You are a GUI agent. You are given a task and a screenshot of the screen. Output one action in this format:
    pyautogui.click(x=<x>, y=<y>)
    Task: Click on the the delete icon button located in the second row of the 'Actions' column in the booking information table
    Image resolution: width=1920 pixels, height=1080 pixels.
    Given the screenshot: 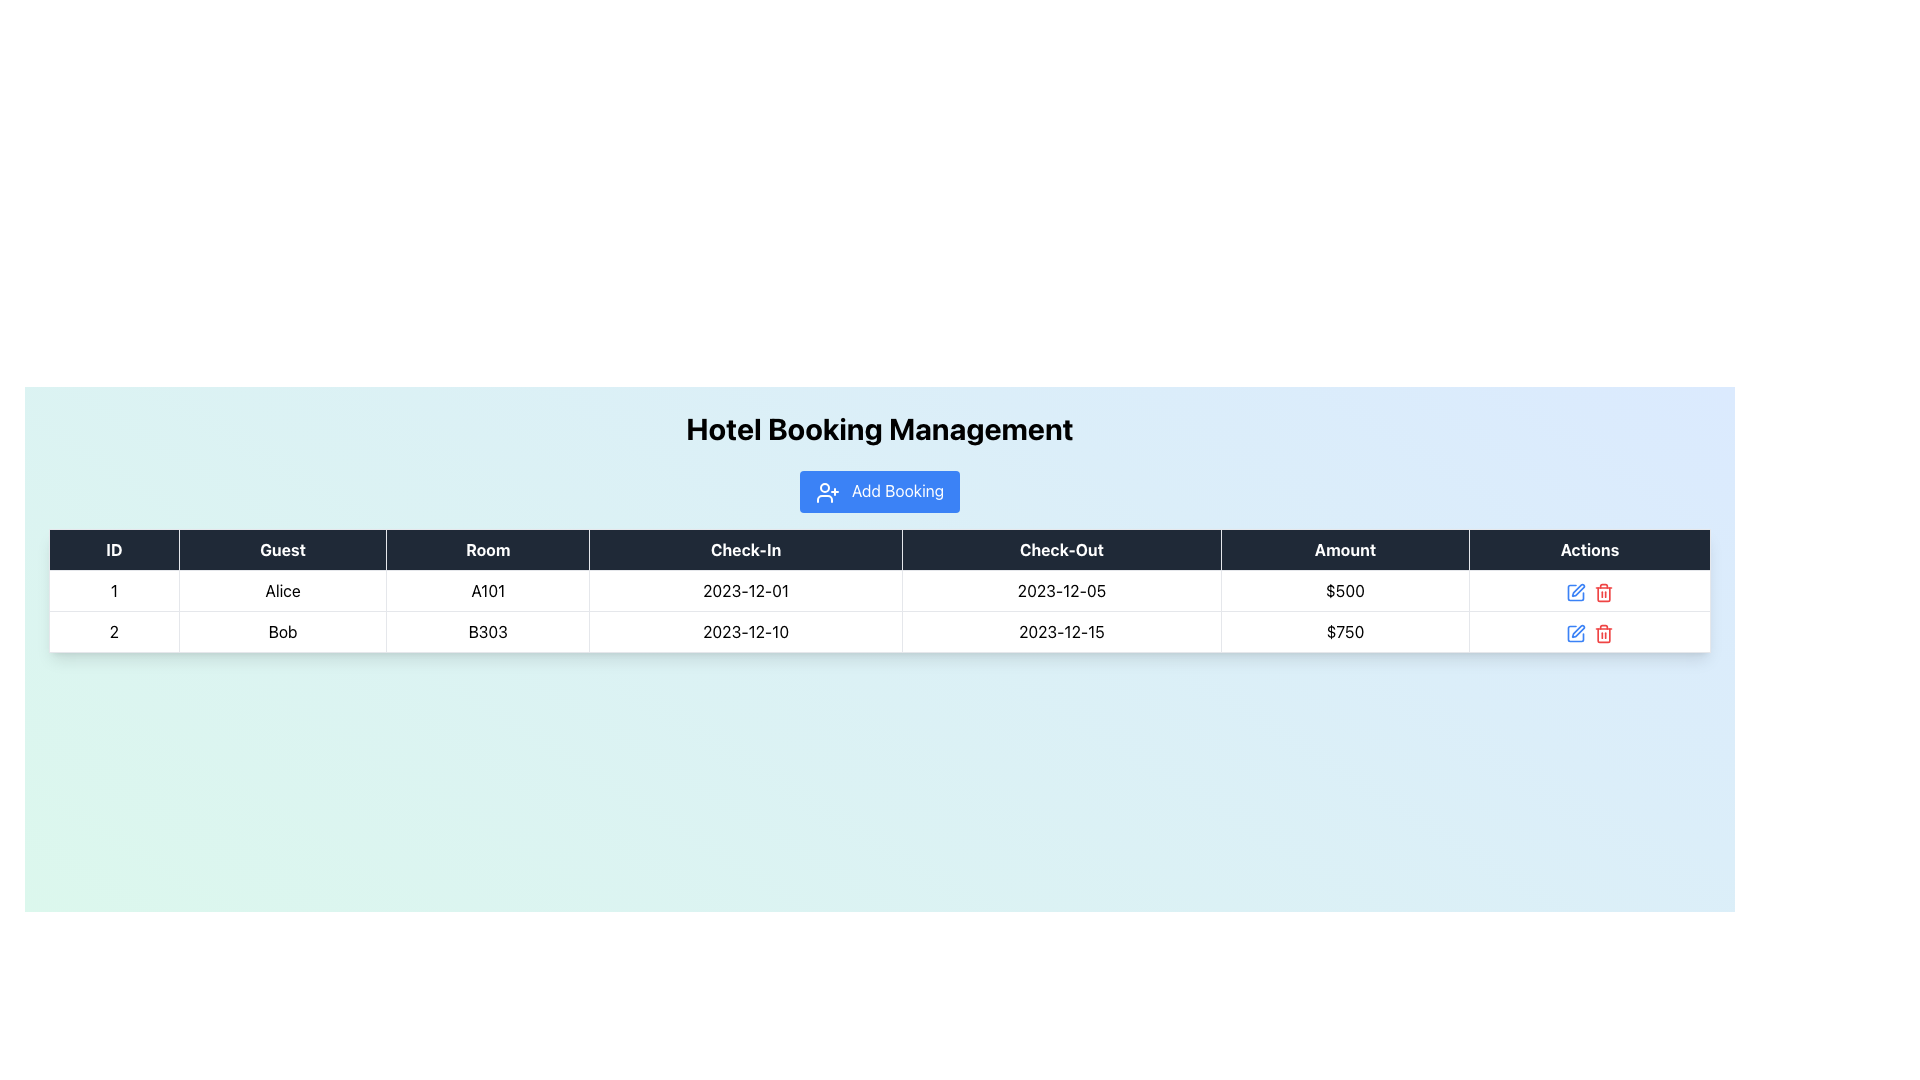 What is the action you would take?
    pyautogui.click(x=1603, y=633)
    